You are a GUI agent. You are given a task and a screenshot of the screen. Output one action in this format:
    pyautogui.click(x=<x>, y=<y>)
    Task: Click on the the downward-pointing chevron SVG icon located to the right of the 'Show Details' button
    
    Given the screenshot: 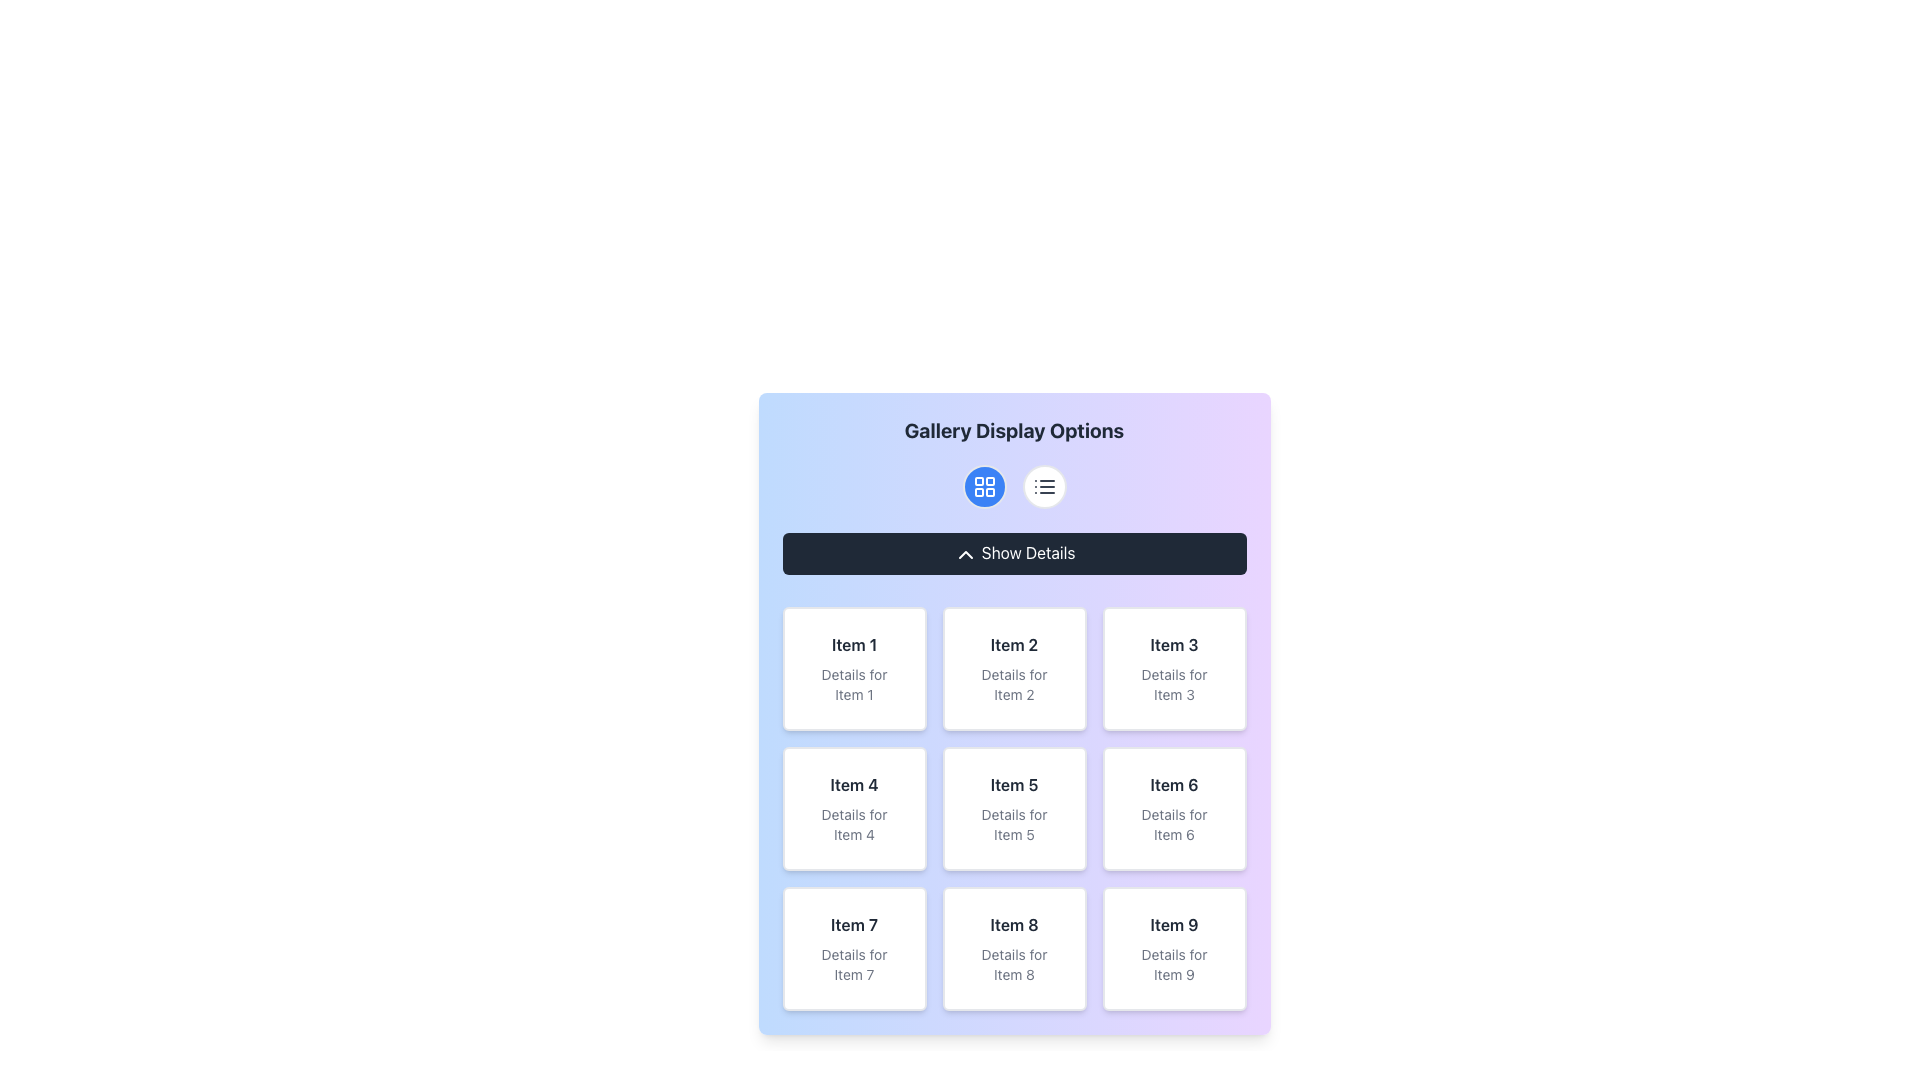 What is the action you would take?
    pyautogui.click(x=965, y=554)
    